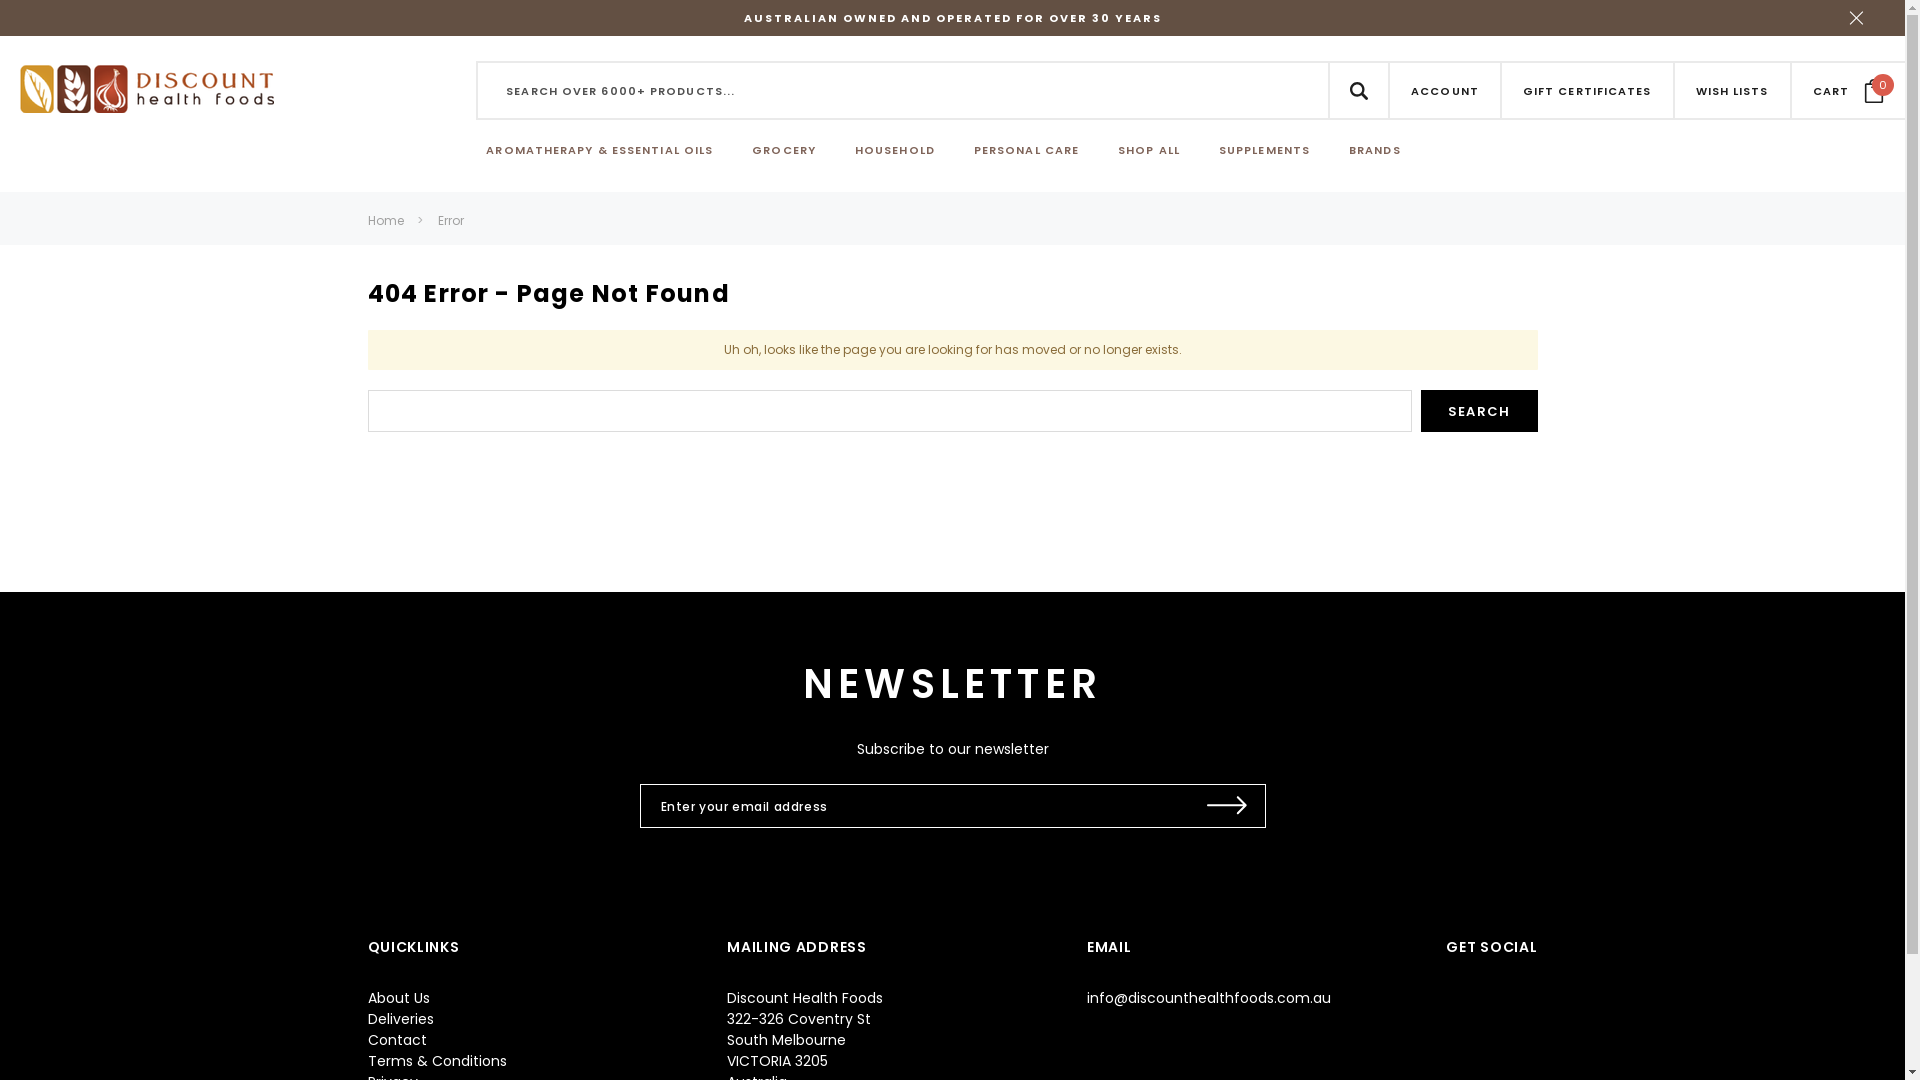  Describe the element at coordinates (1208, 998) in the screenshot. I see `'info@discounthealthfoods.com.au'` at that location.